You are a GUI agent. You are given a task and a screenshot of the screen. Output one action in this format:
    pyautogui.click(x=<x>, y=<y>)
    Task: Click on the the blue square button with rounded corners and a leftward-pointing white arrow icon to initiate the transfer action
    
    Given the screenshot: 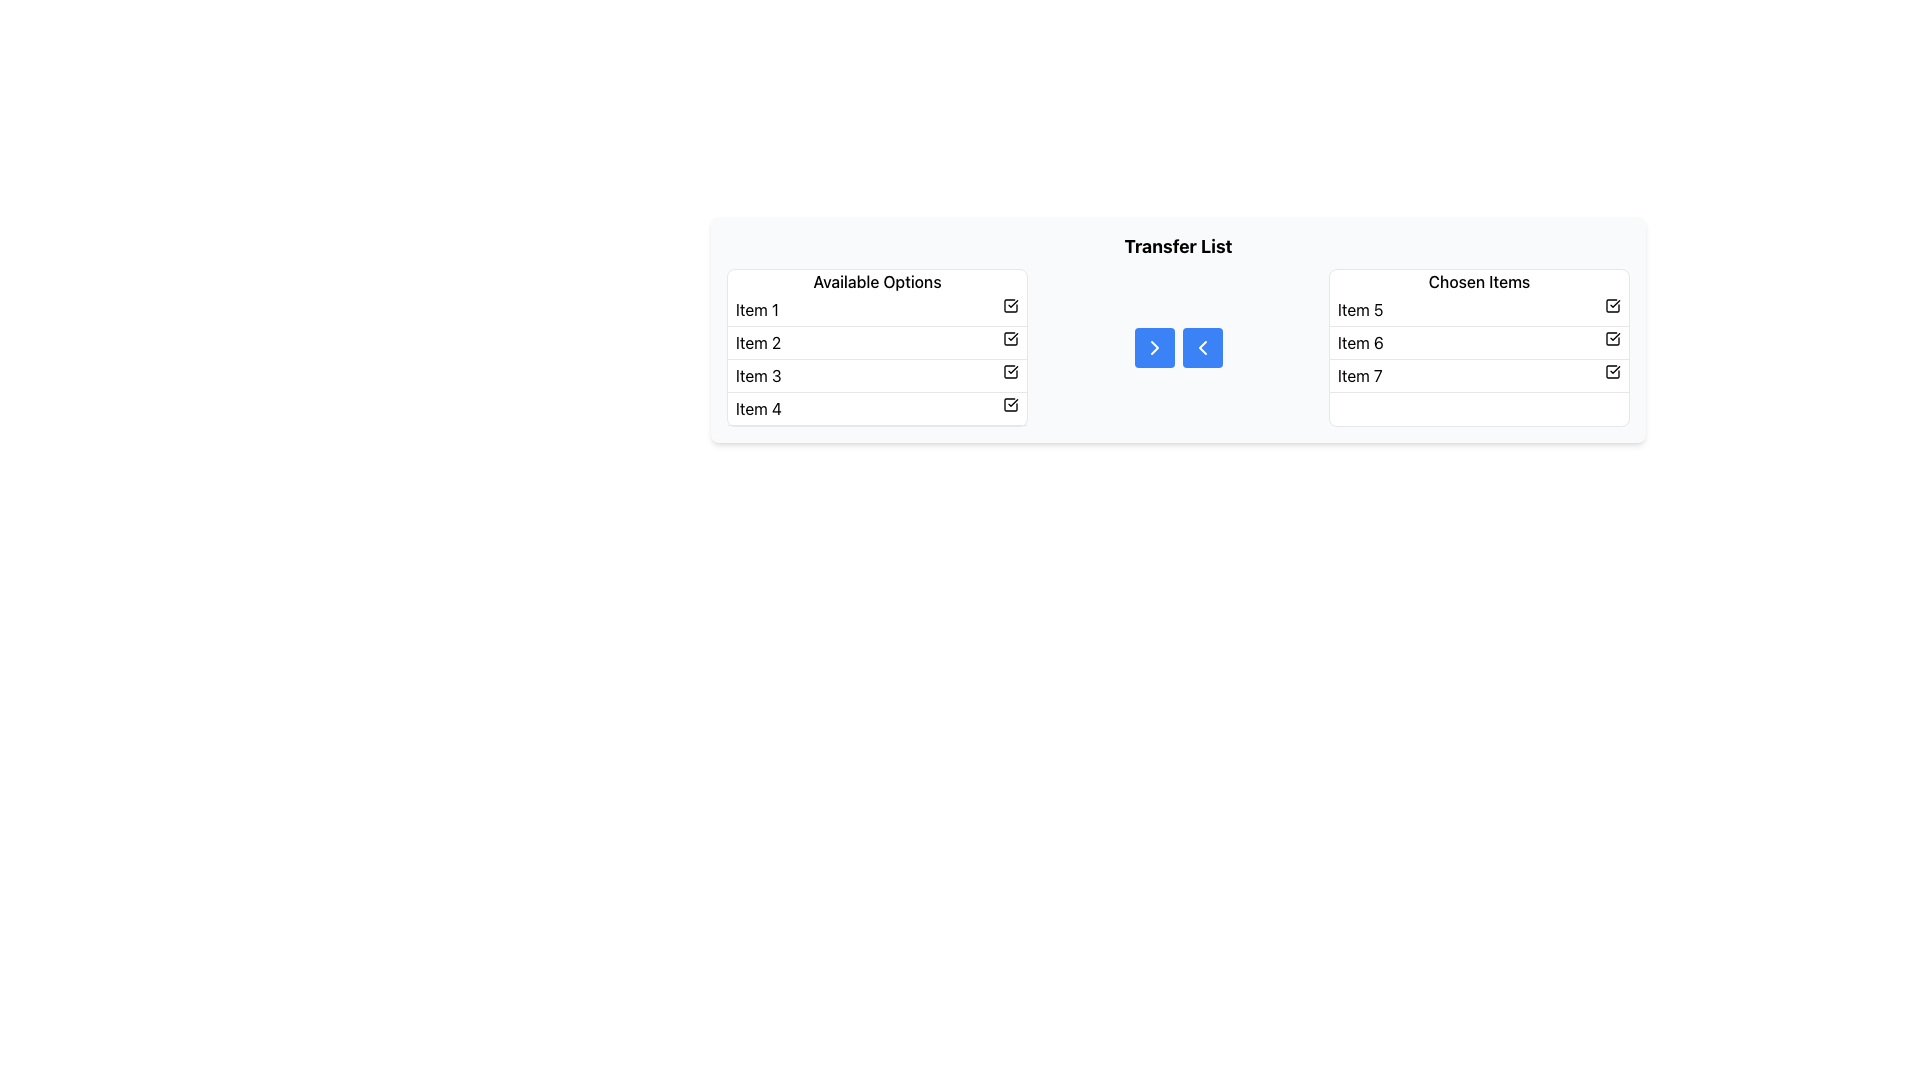 What is the action you would take?
    pyautogui.click(x=1201, y=346)
    